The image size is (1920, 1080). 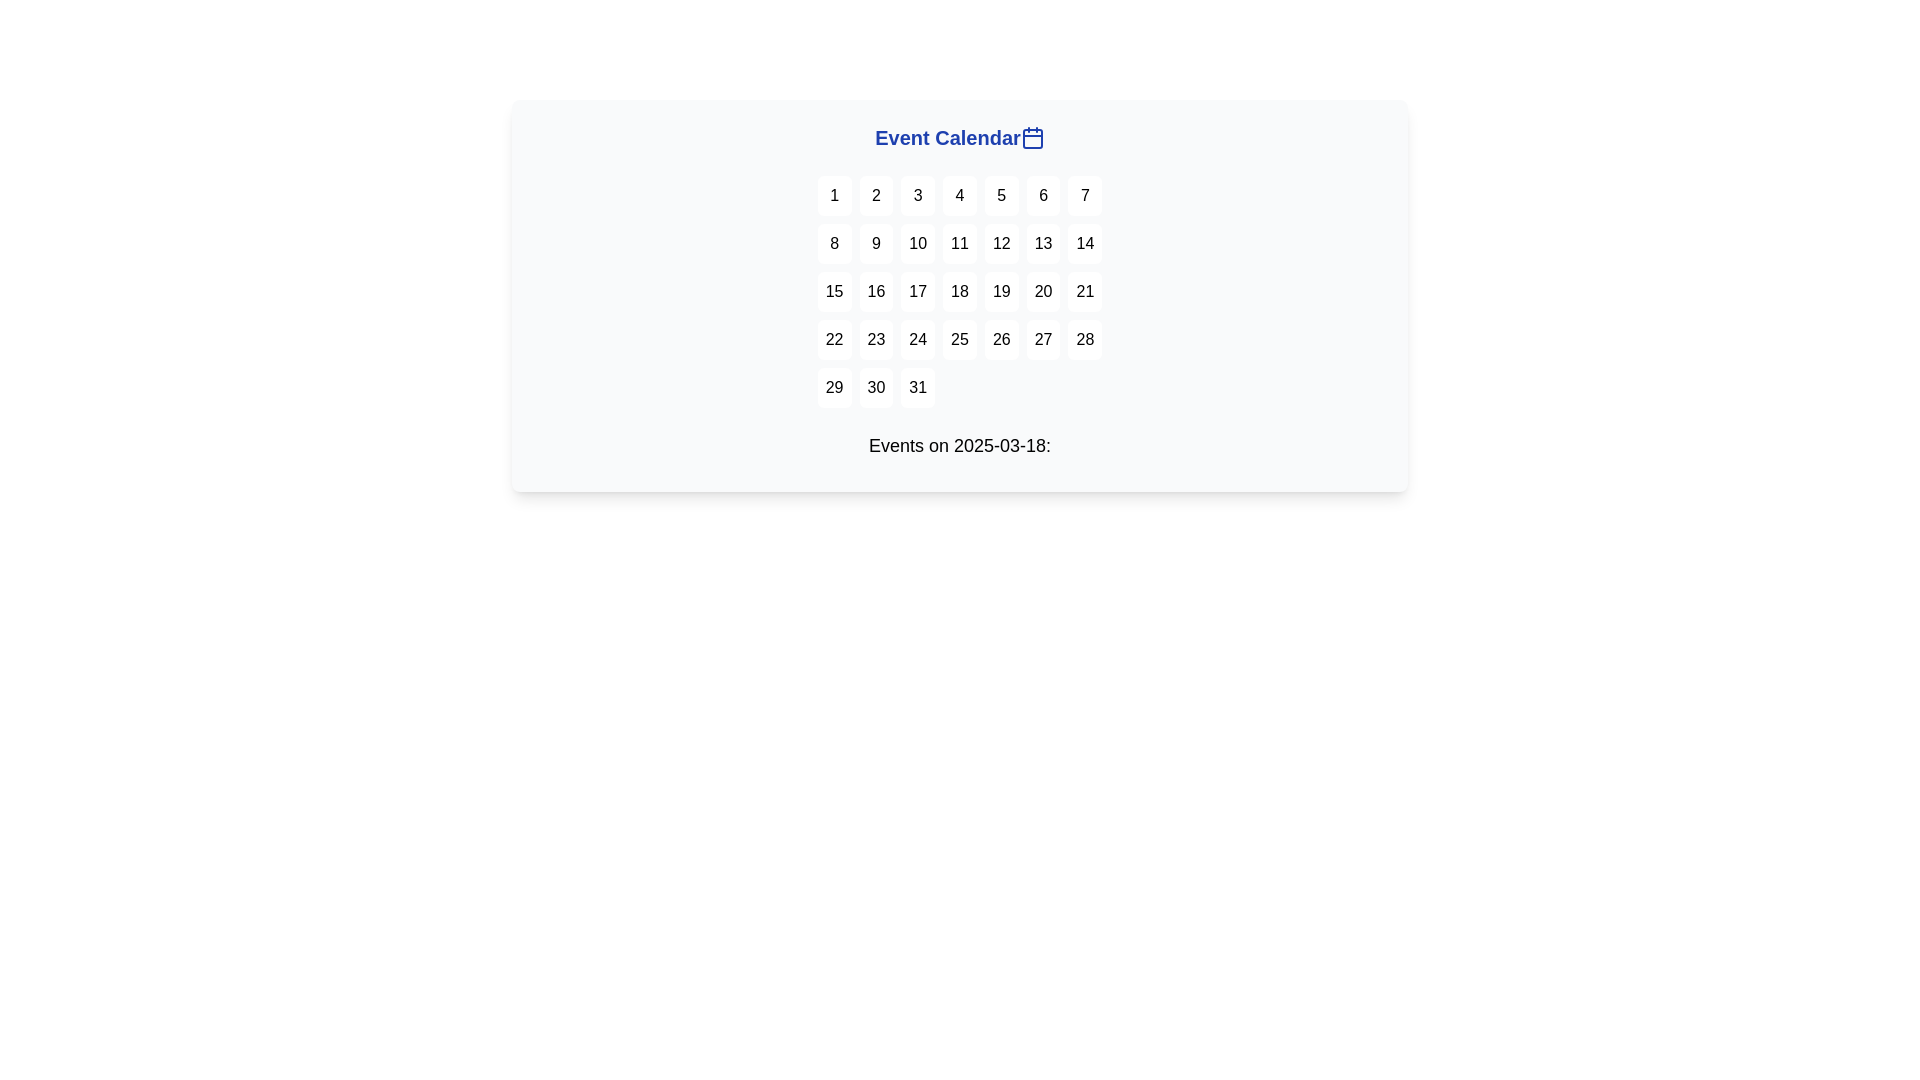 What do you see at coordinates (834, 388) in the screenshot?
I see `the interactive calendar day cell representing the 29th day` at bounding box center [834, 388].